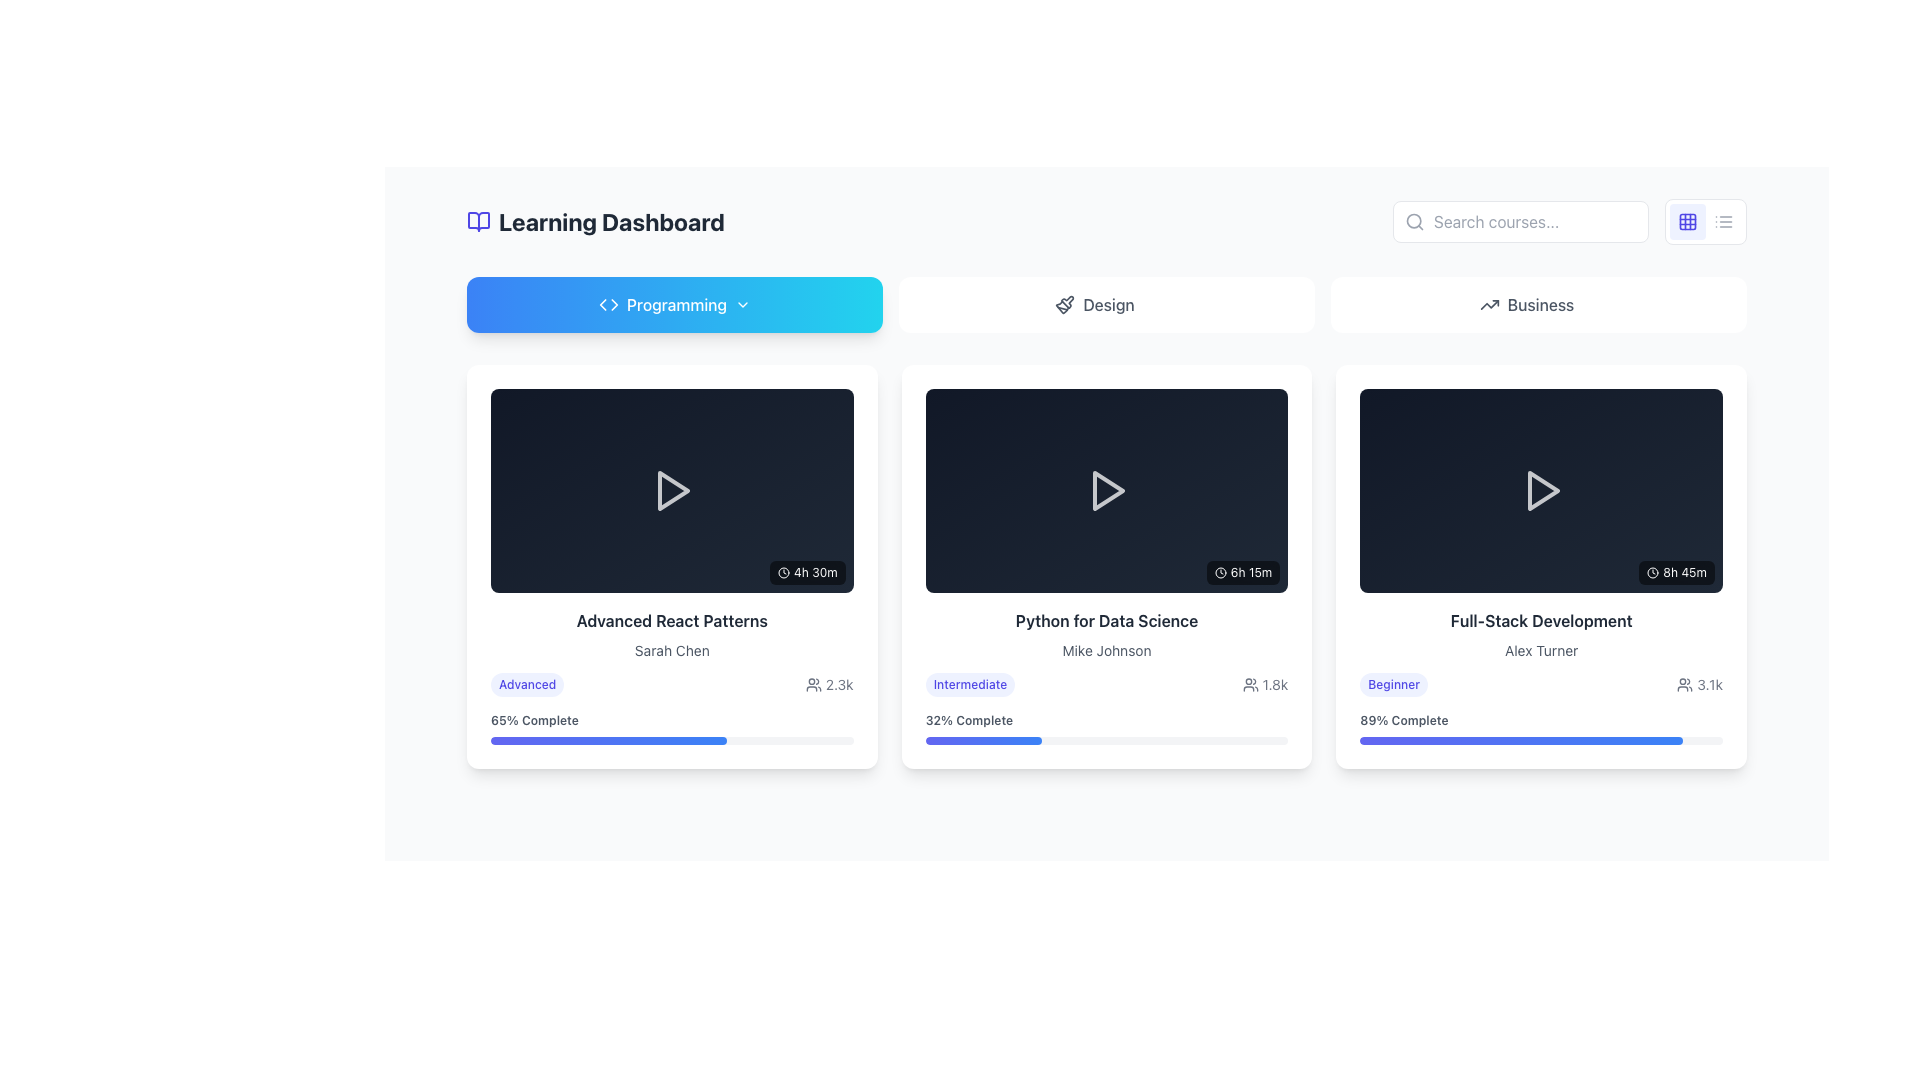  Describe the element at coordinates (807, 572) in the screenshot. I see `the informative label displaying the course duration for the 'Advanced React Patterns' course, which includes a clock icon and is located at the bottom-right corner of the course card` at that location.